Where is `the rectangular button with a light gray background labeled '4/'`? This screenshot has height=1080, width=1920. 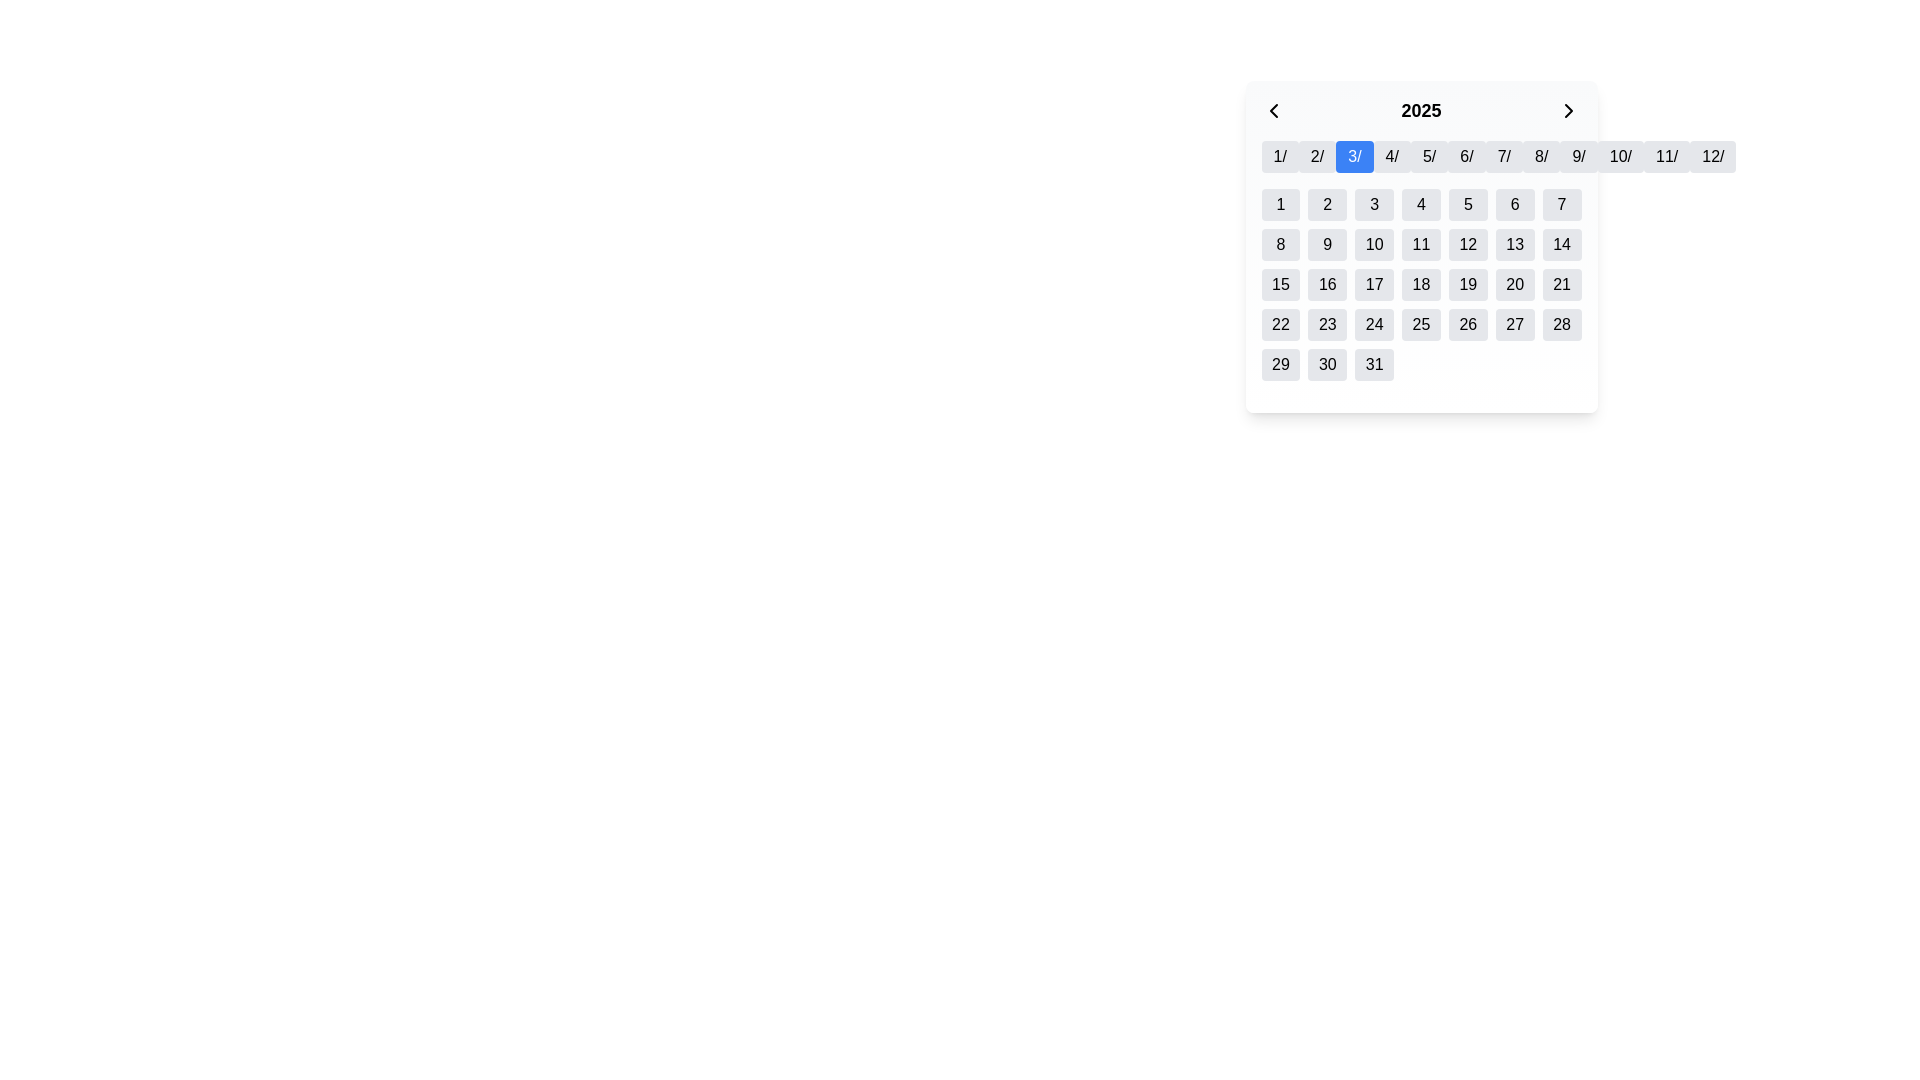
the rectangular button with a light gray background labeled '4/' is located at coordinates (1391, 156).